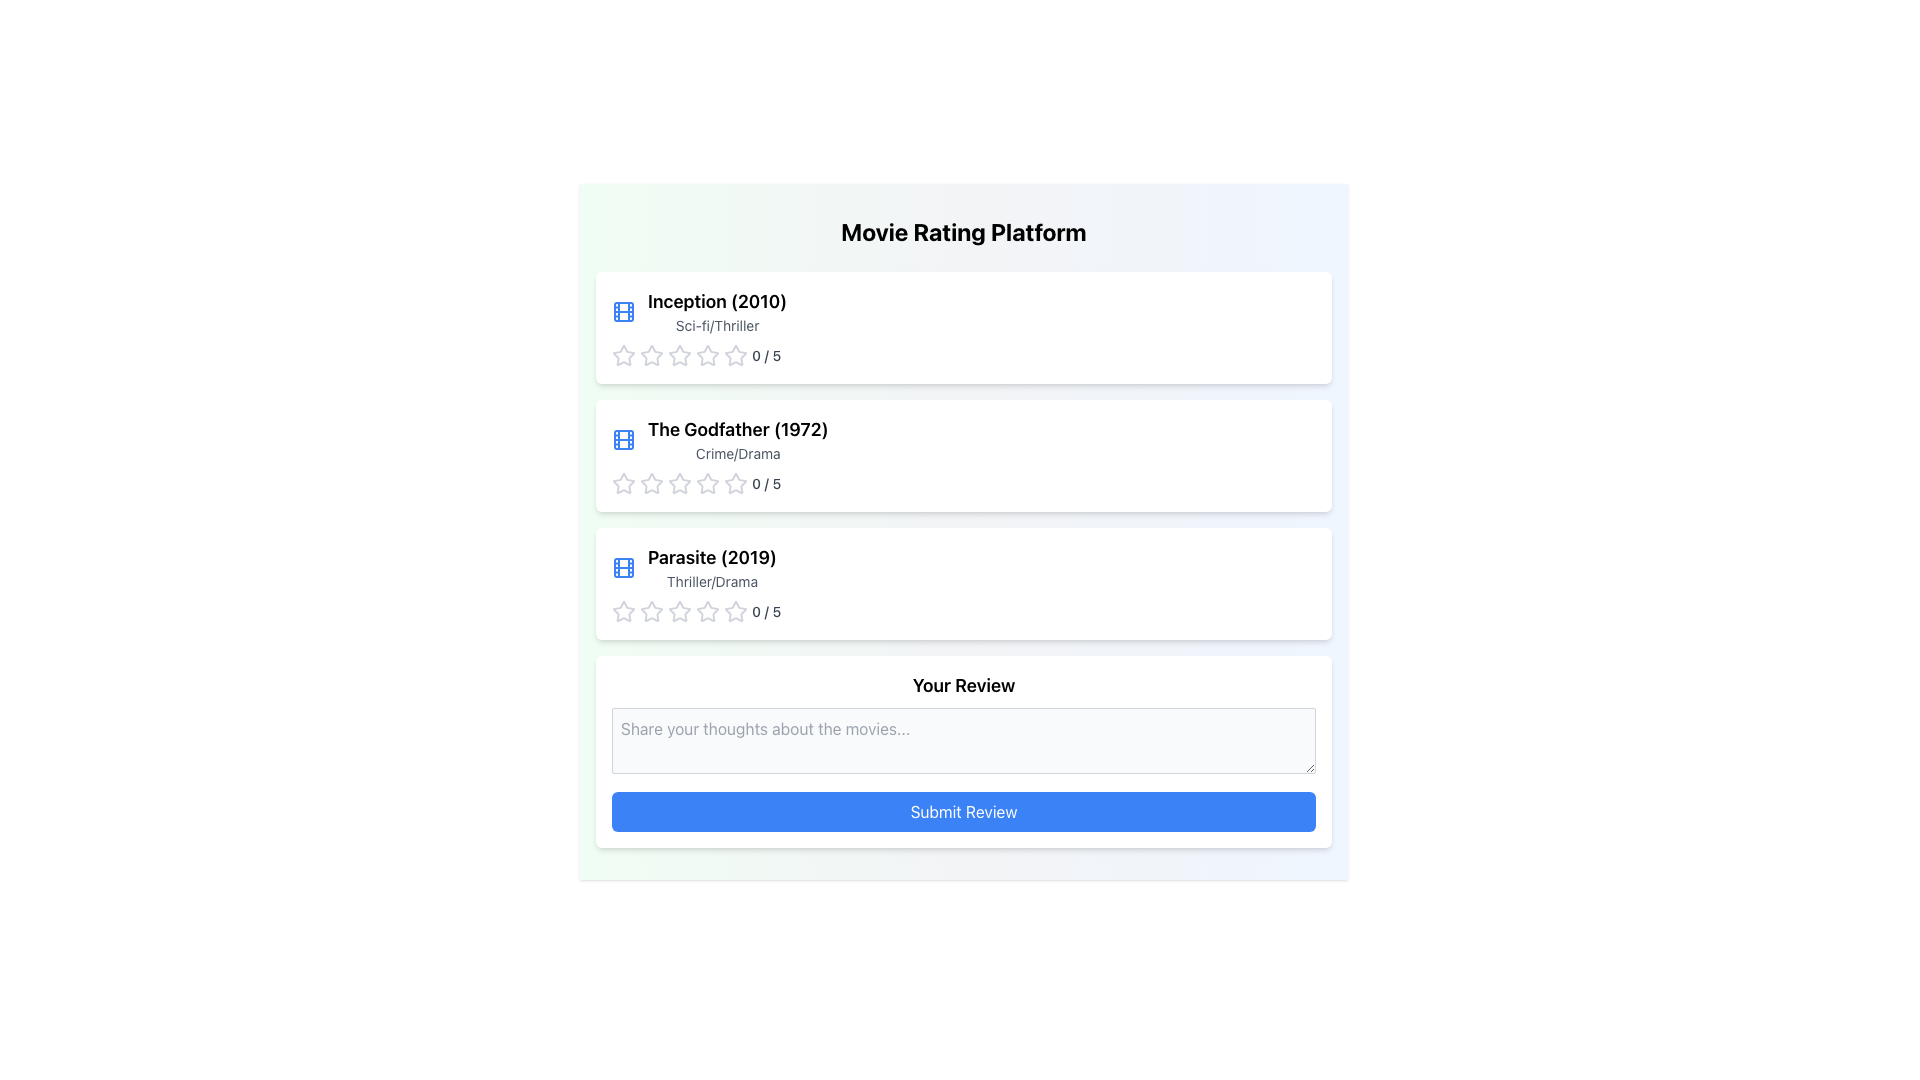  I want to click on the first rating star for the movie 'Parasite (2019)', so click(623, 611).